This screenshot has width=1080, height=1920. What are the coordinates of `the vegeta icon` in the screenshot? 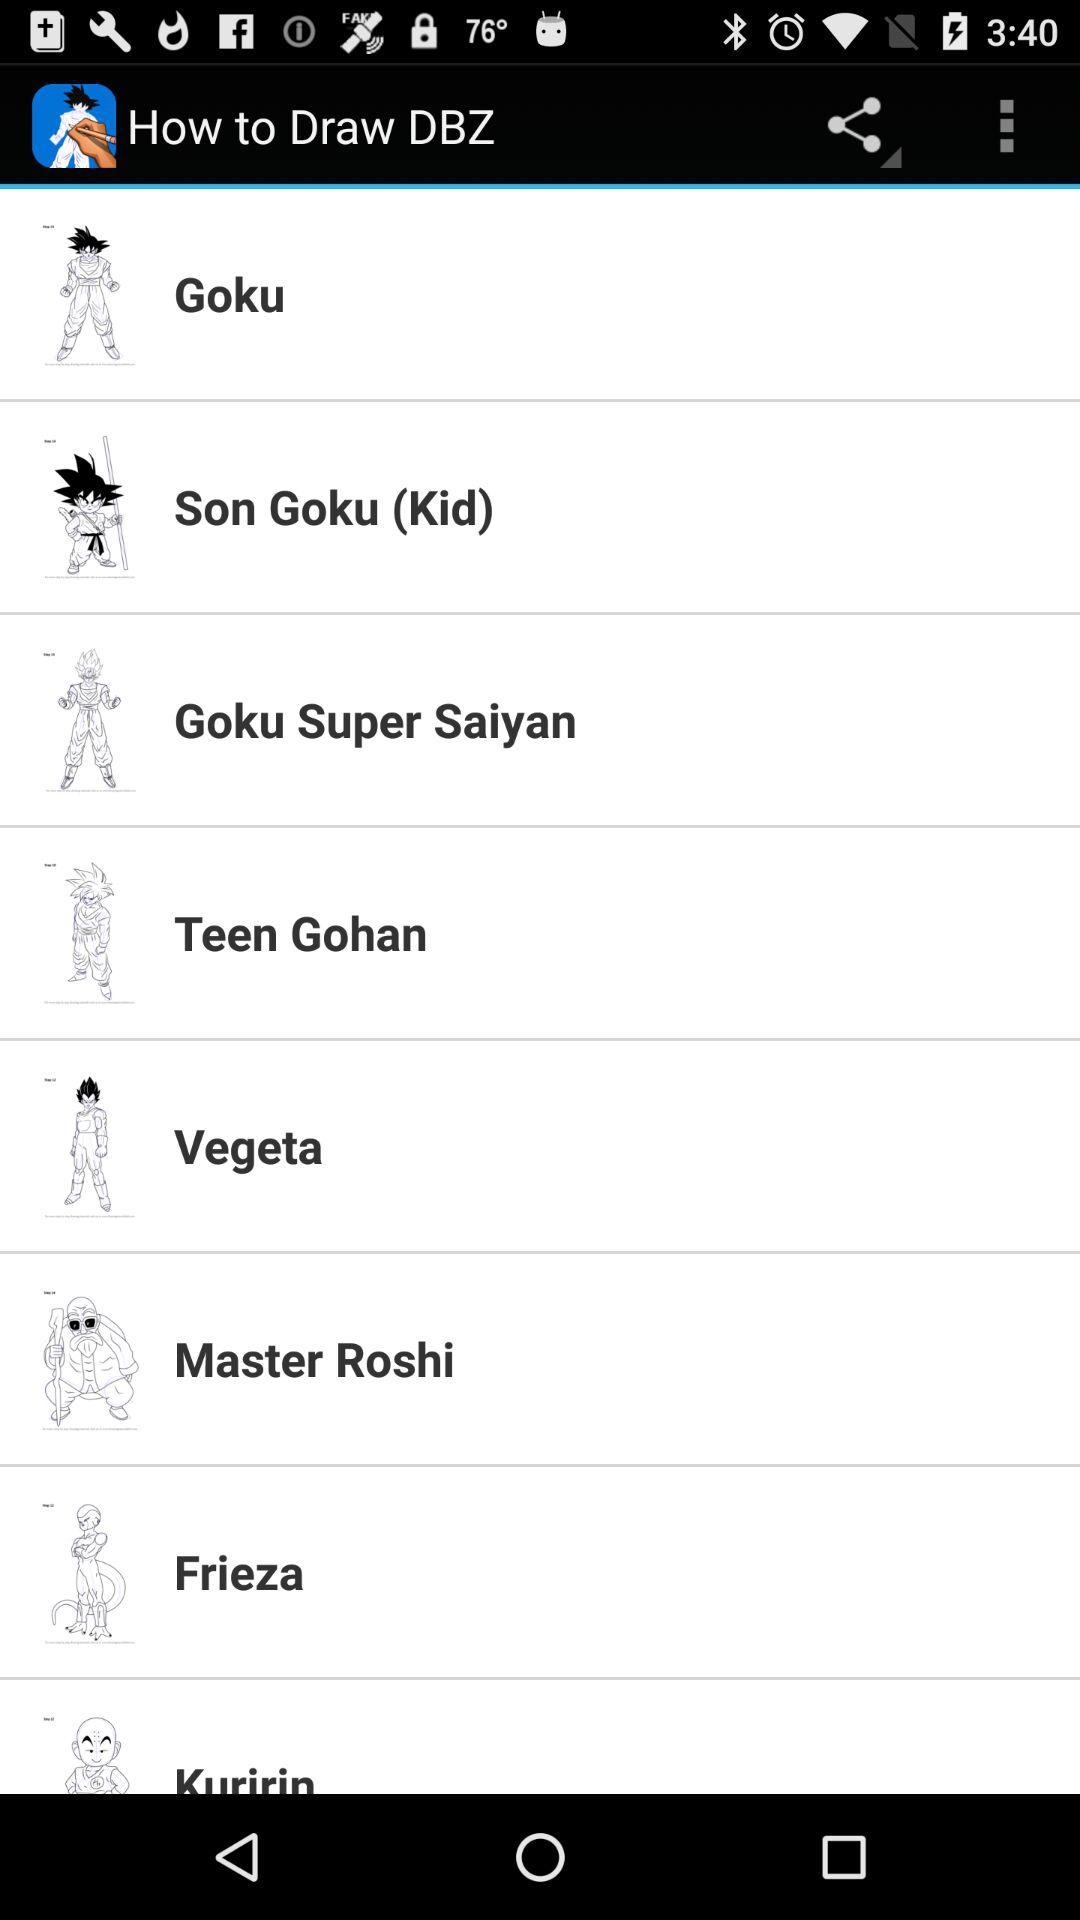 It's located at (613, 1145).